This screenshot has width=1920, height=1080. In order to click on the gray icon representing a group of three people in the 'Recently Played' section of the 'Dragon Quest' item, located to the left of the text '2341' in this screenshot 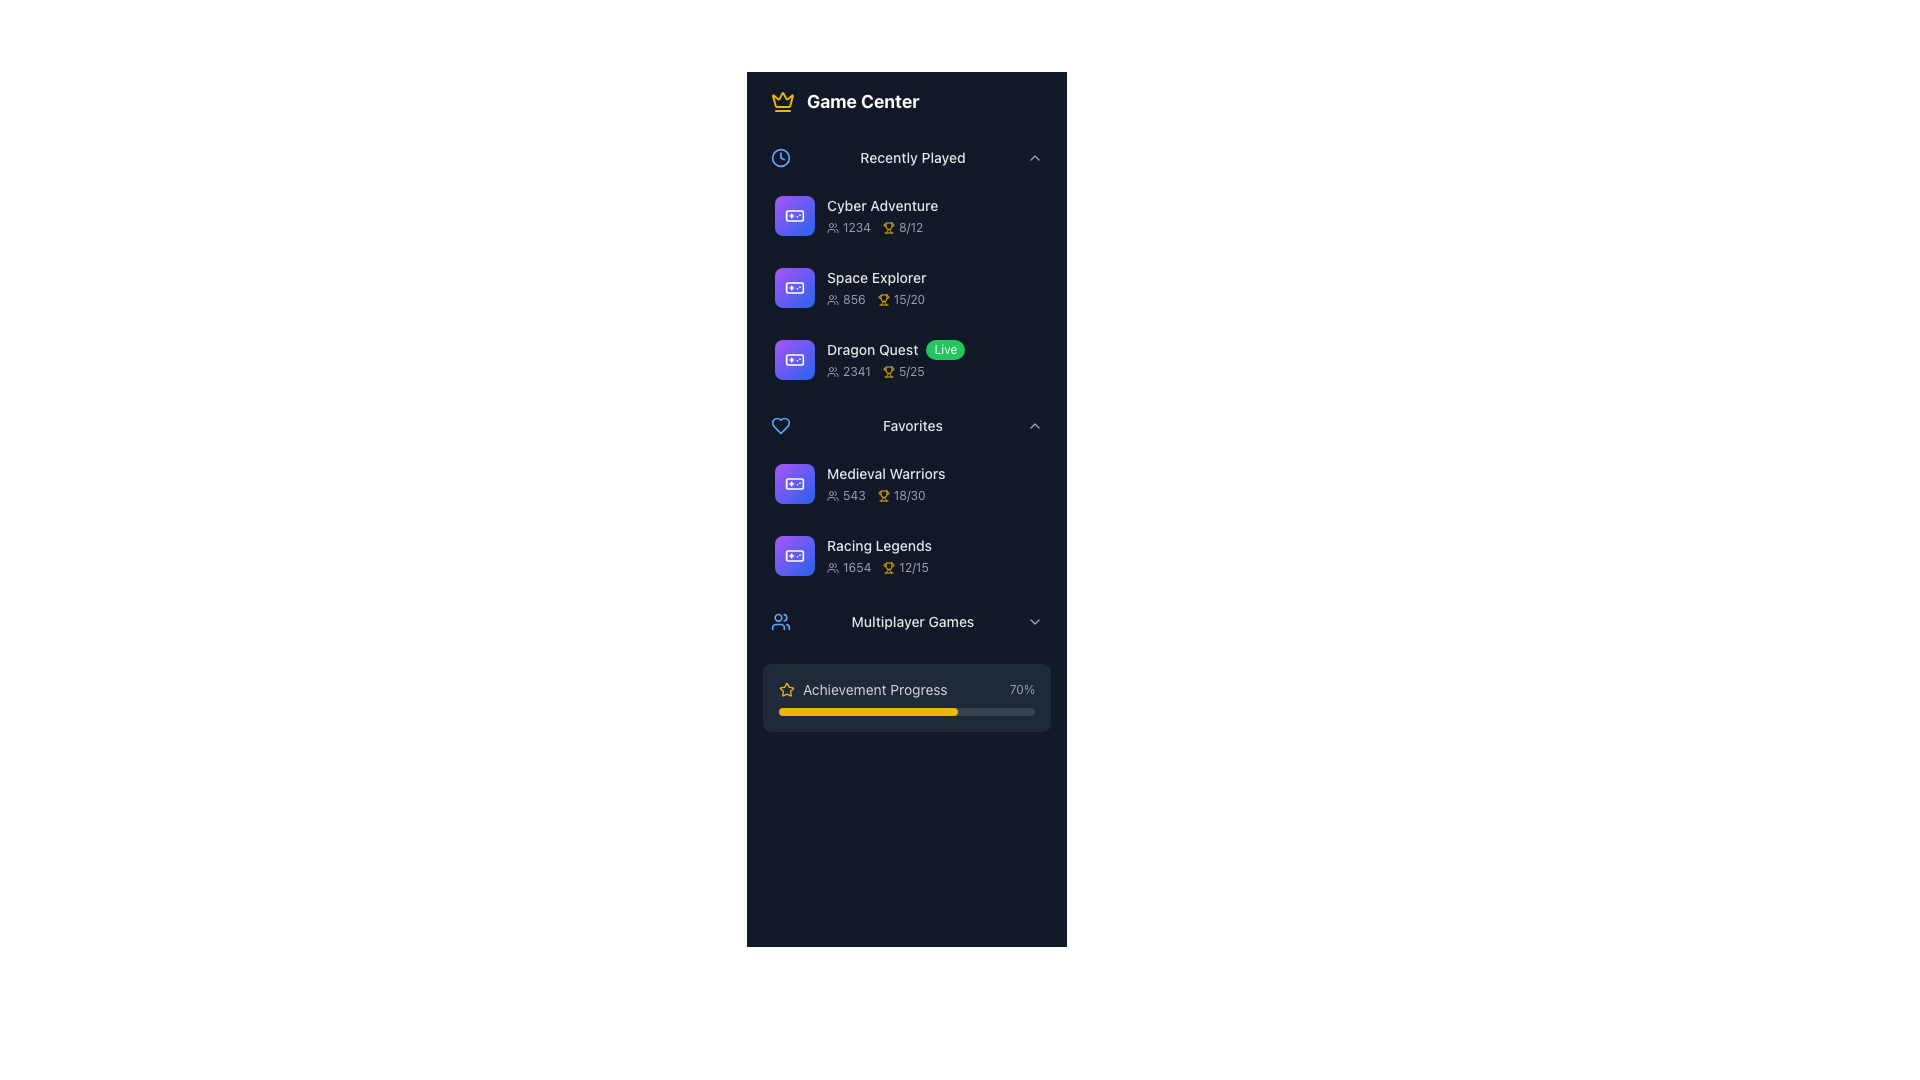, I will do `click(833, 371)`.